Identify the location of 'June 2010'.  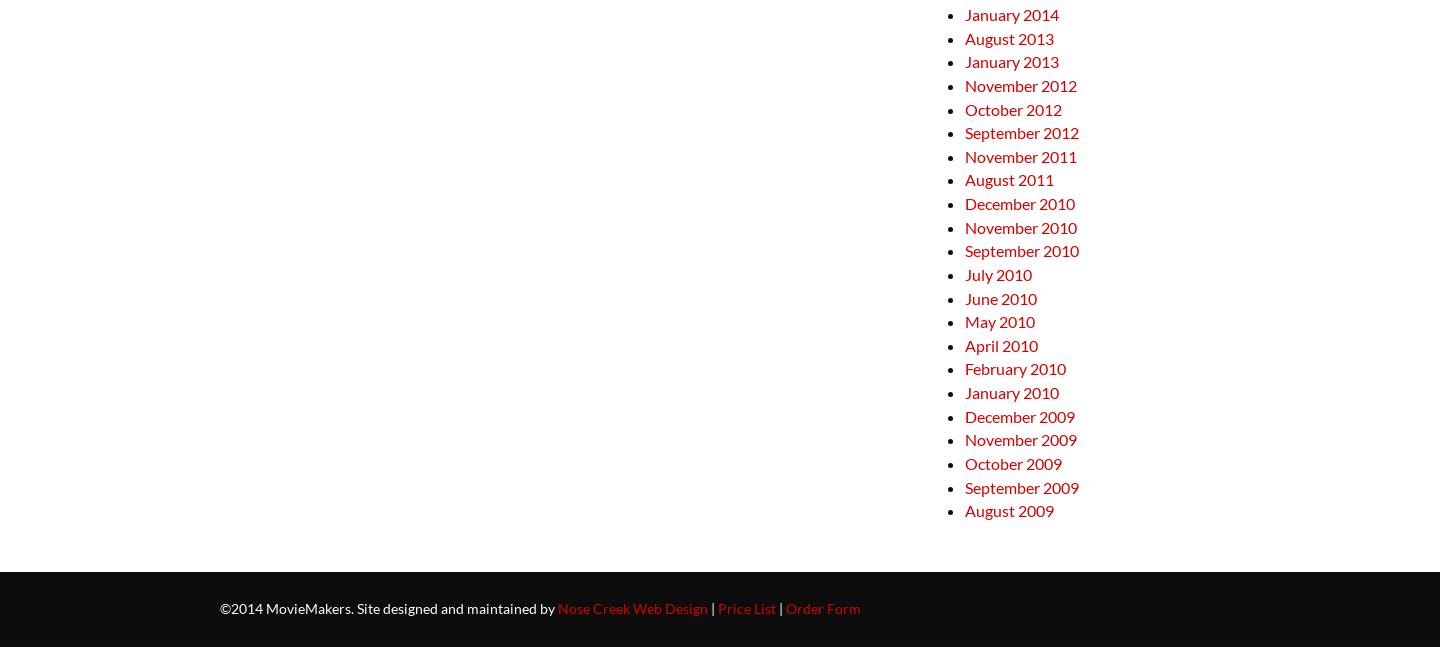
(999, 296).